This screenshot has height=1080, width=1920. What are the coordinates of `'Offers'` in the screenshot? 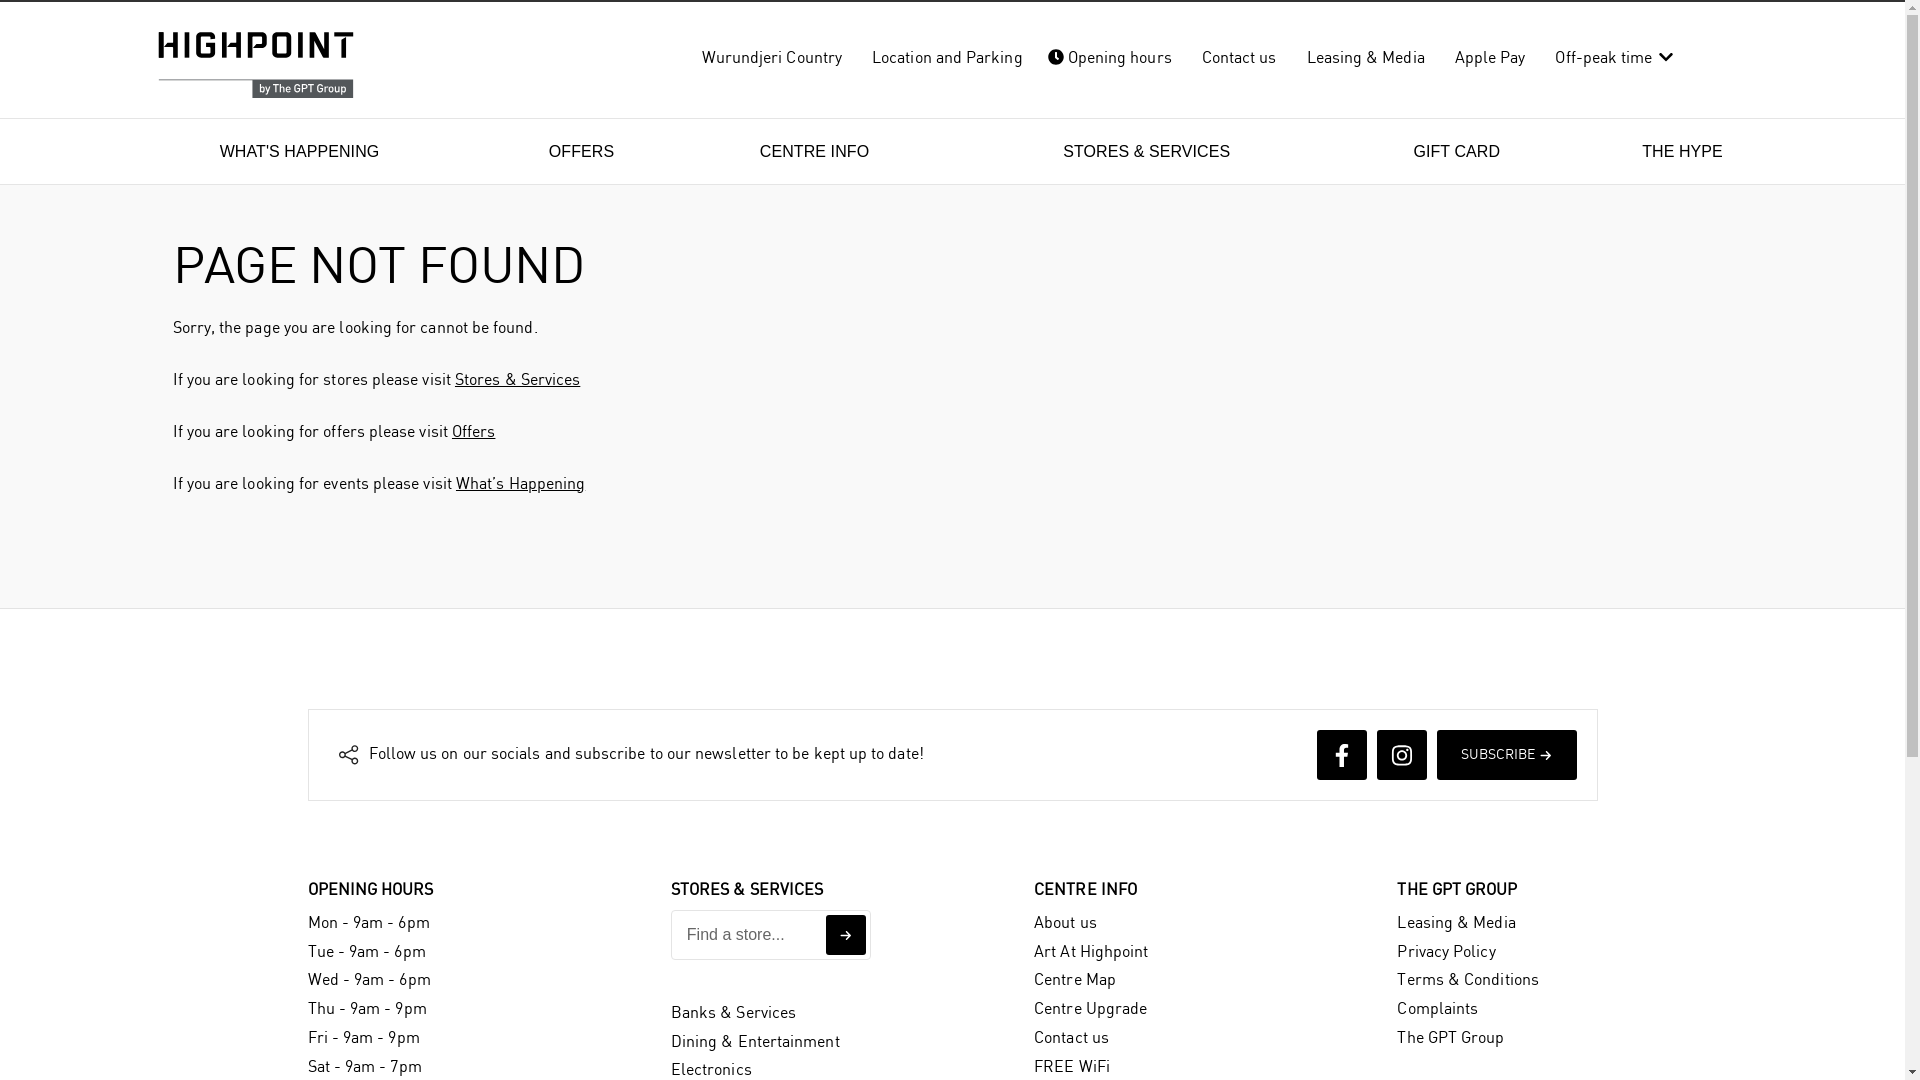 It's located at (472, 431).